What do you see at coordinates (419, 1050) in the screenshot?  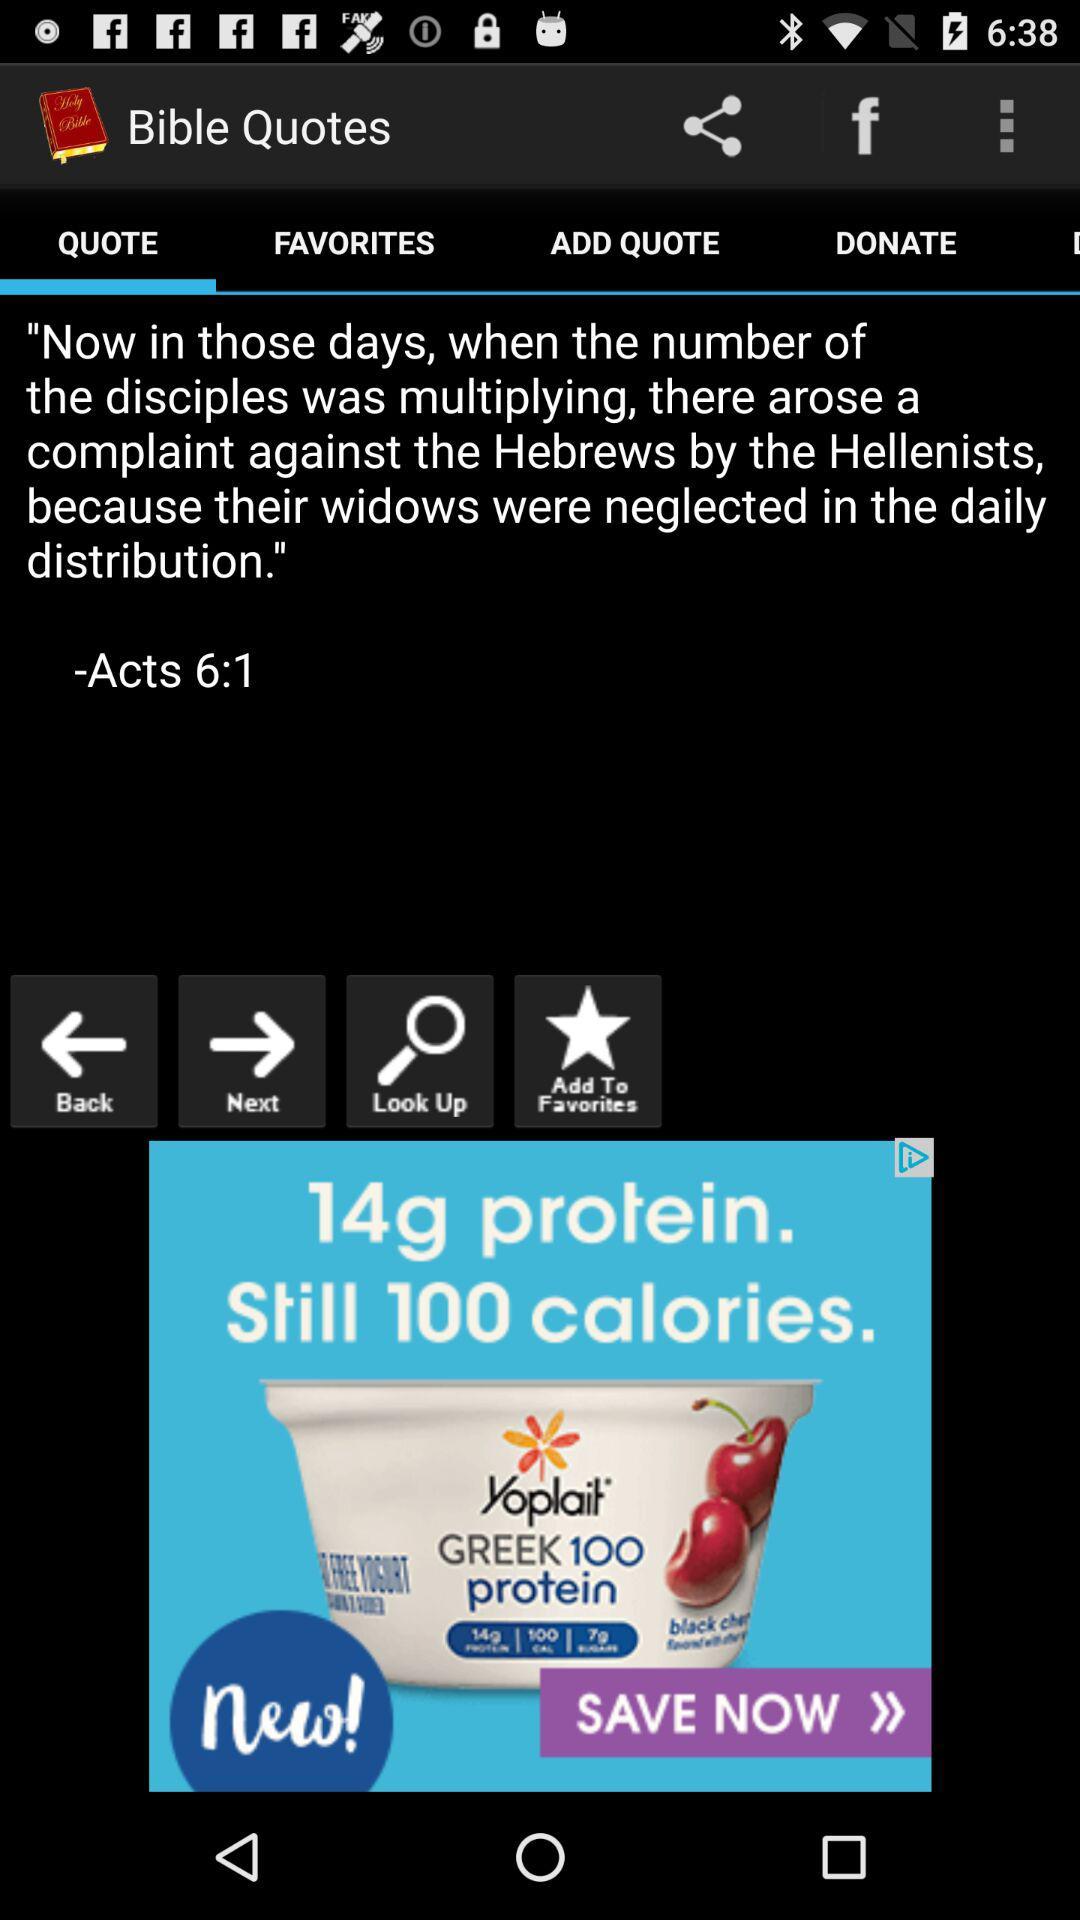 I see `search` at bounding box center [419, 1050].